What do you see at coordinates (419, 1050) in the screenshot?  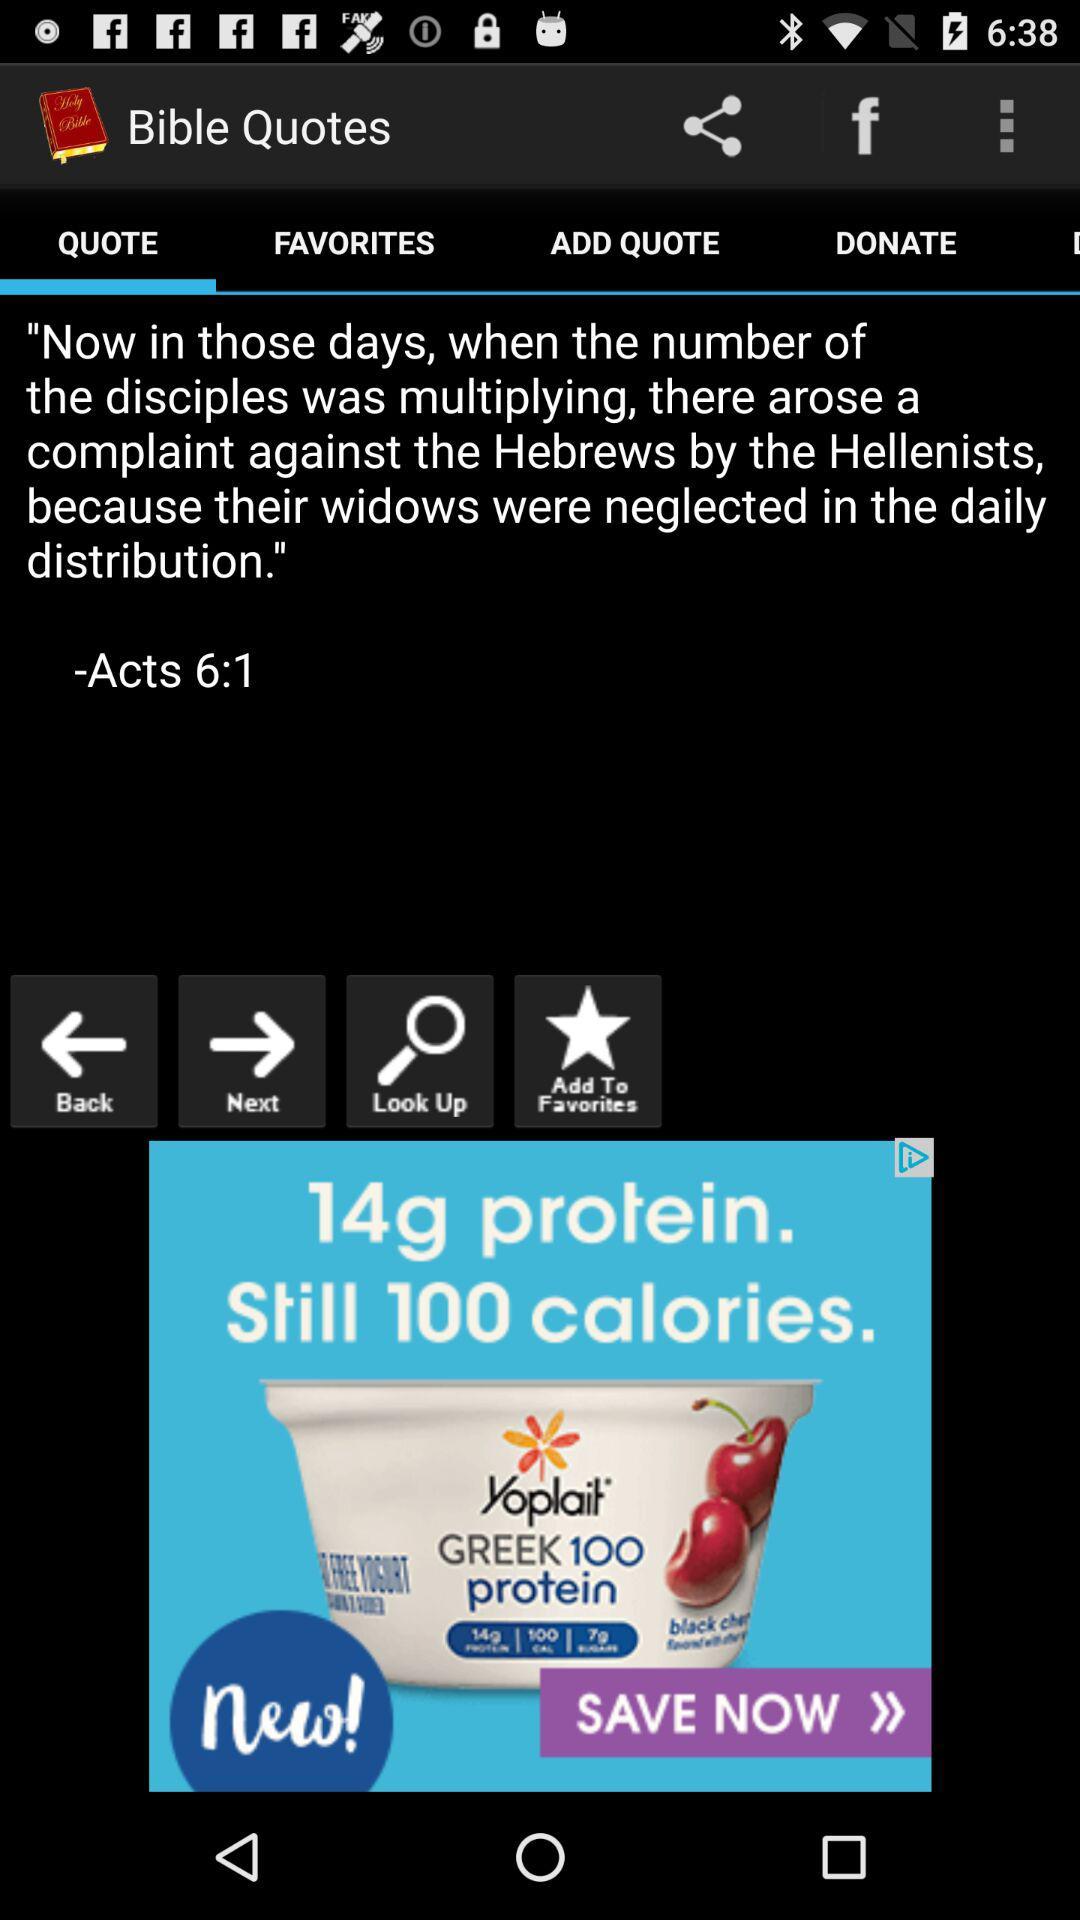 I see `search` at bounding box center [419, 1050].